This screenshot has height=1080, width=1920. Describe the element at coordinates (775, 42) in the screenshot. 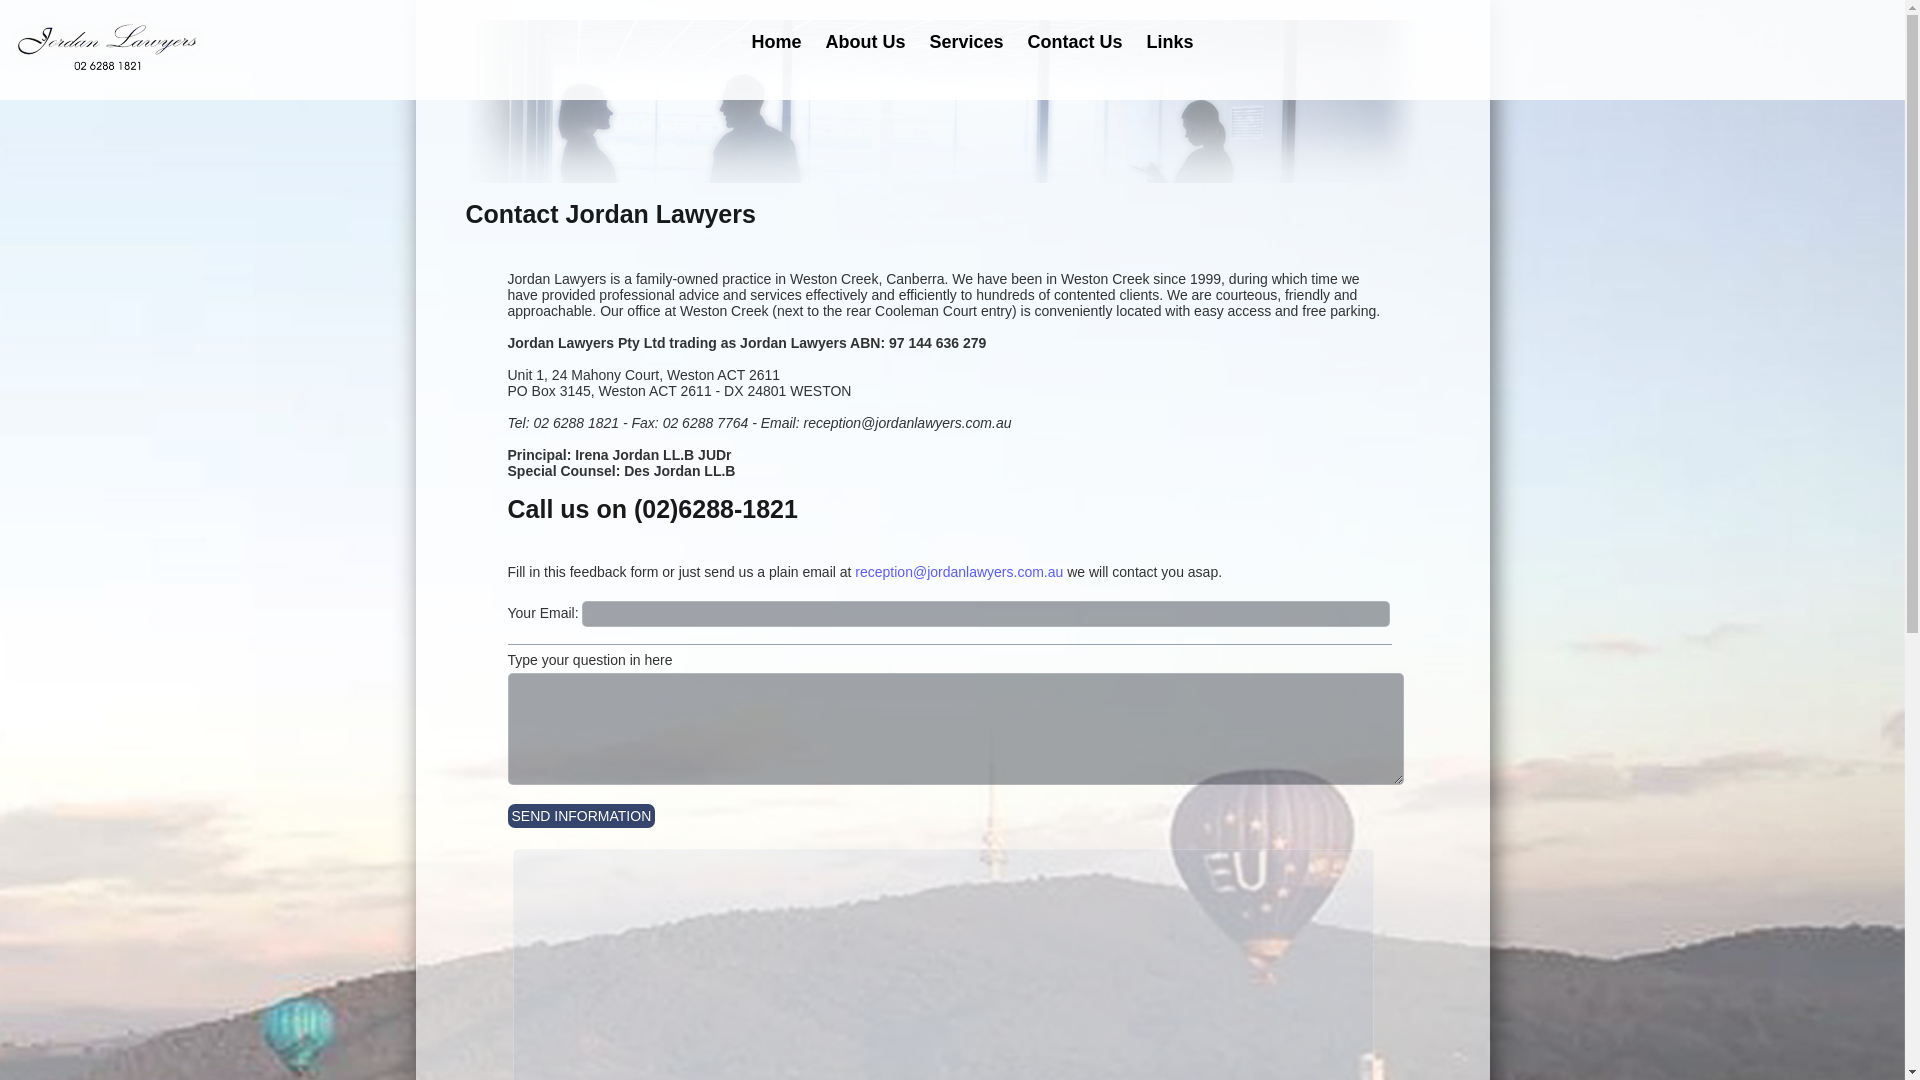

I see `'Home'` at that location.